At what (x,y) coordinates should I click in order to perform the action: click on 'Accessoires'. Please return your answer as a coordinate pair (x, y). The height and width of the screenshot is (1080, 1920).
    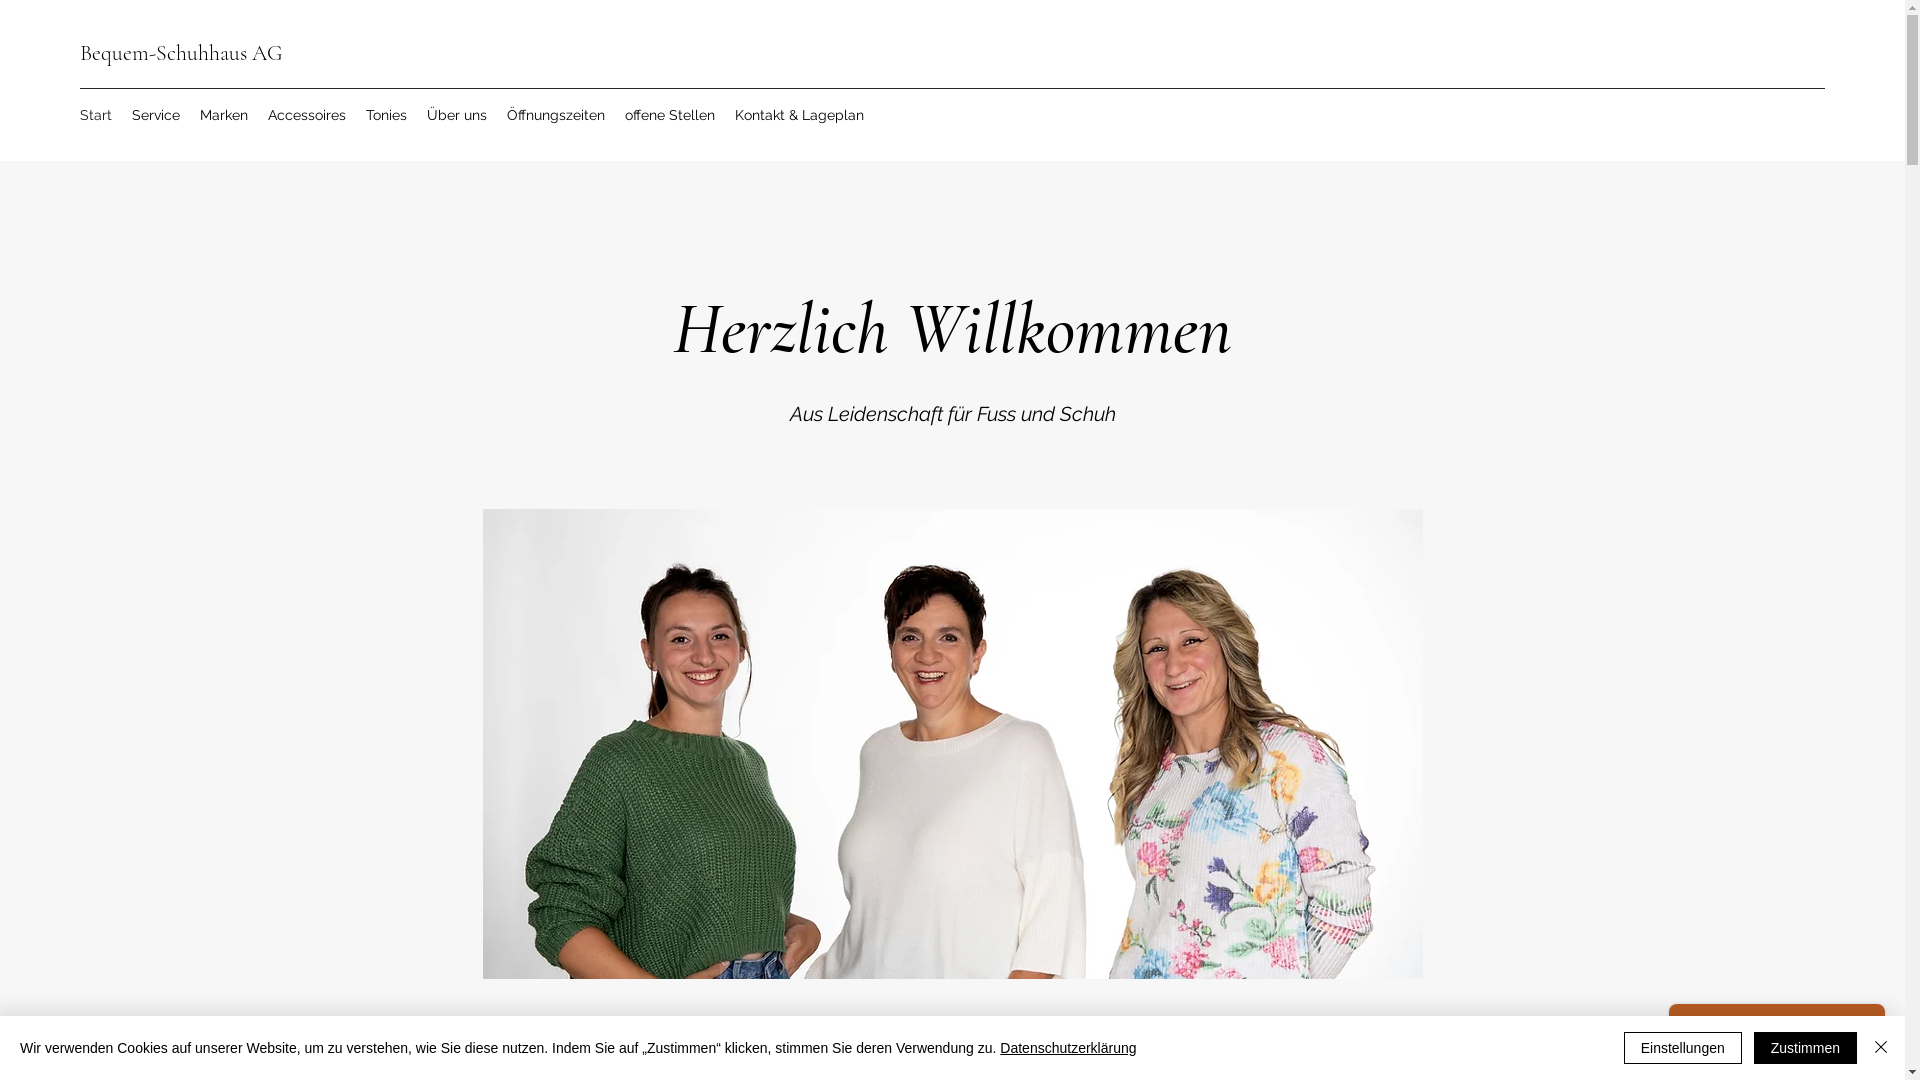
    Looking at the image, I should click on (306, 115).